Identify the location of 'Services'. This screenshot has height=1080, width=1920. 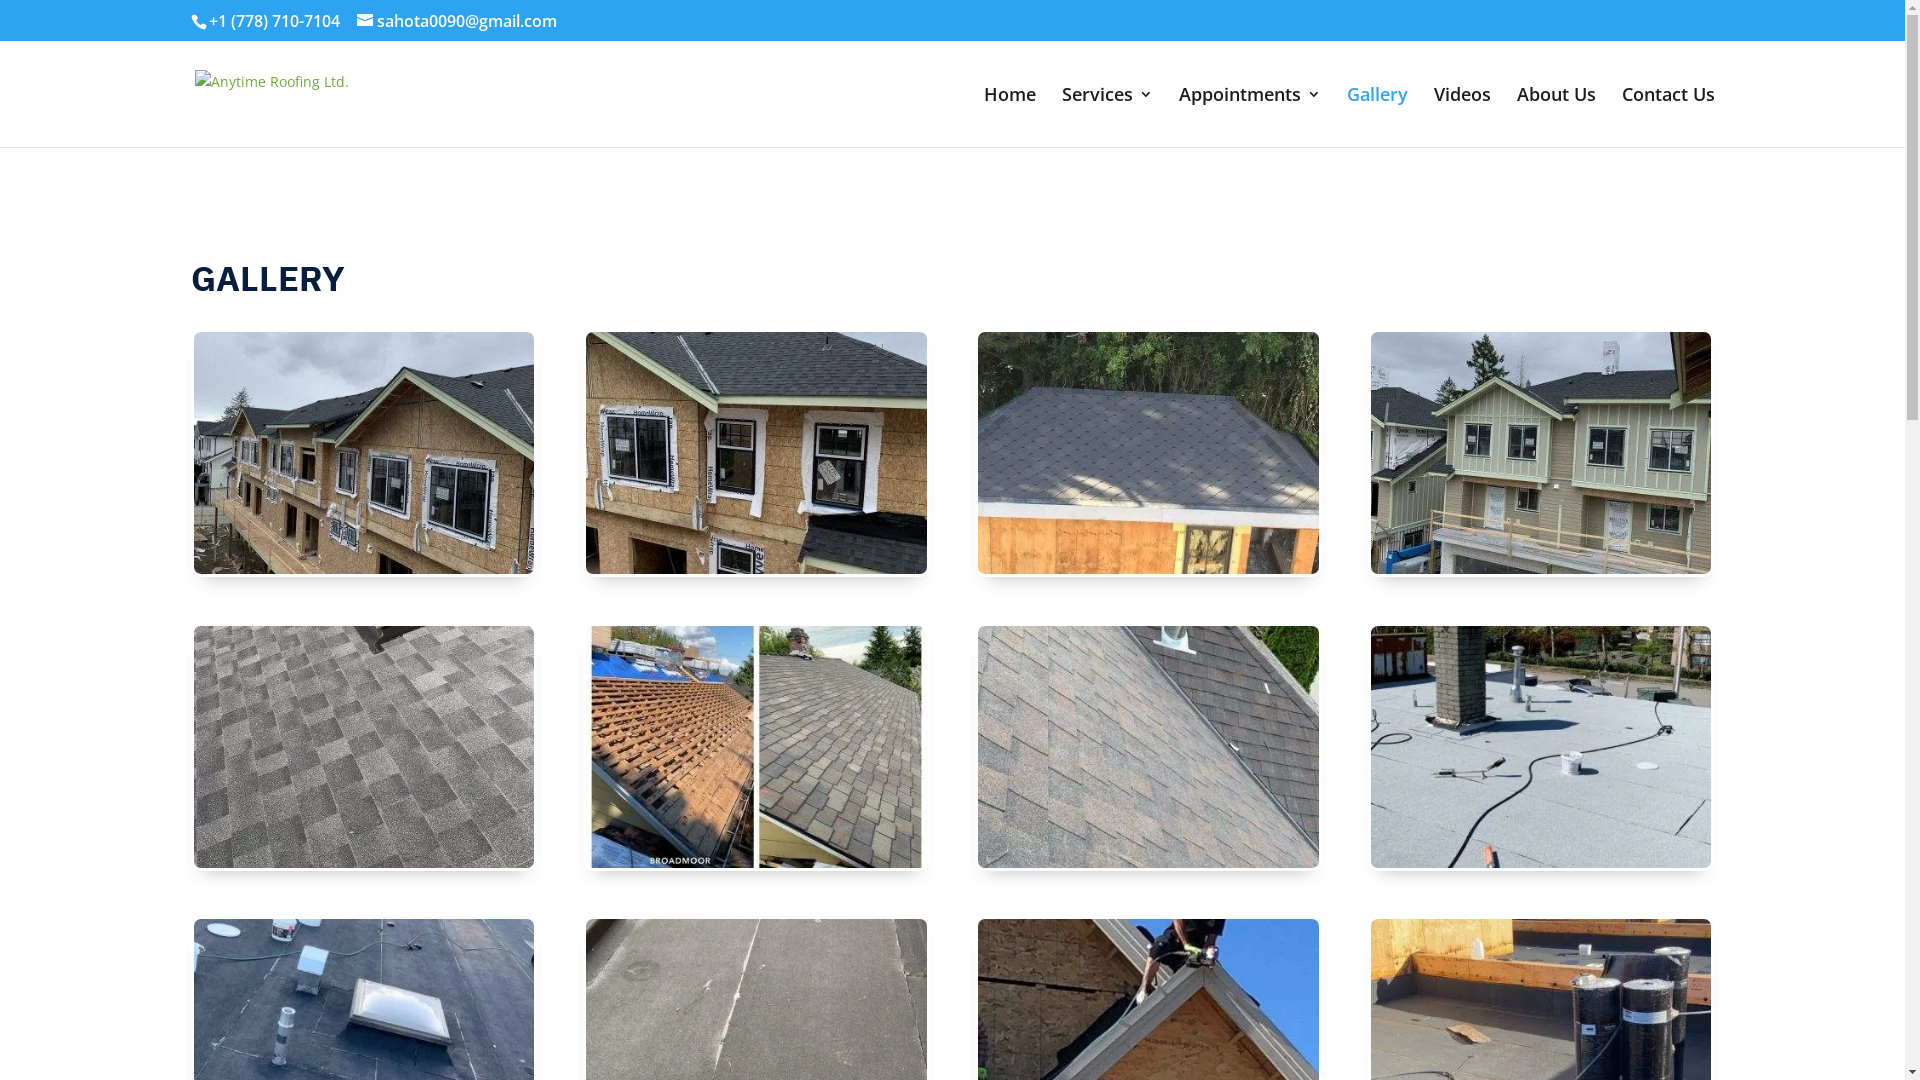
(1106, 116).